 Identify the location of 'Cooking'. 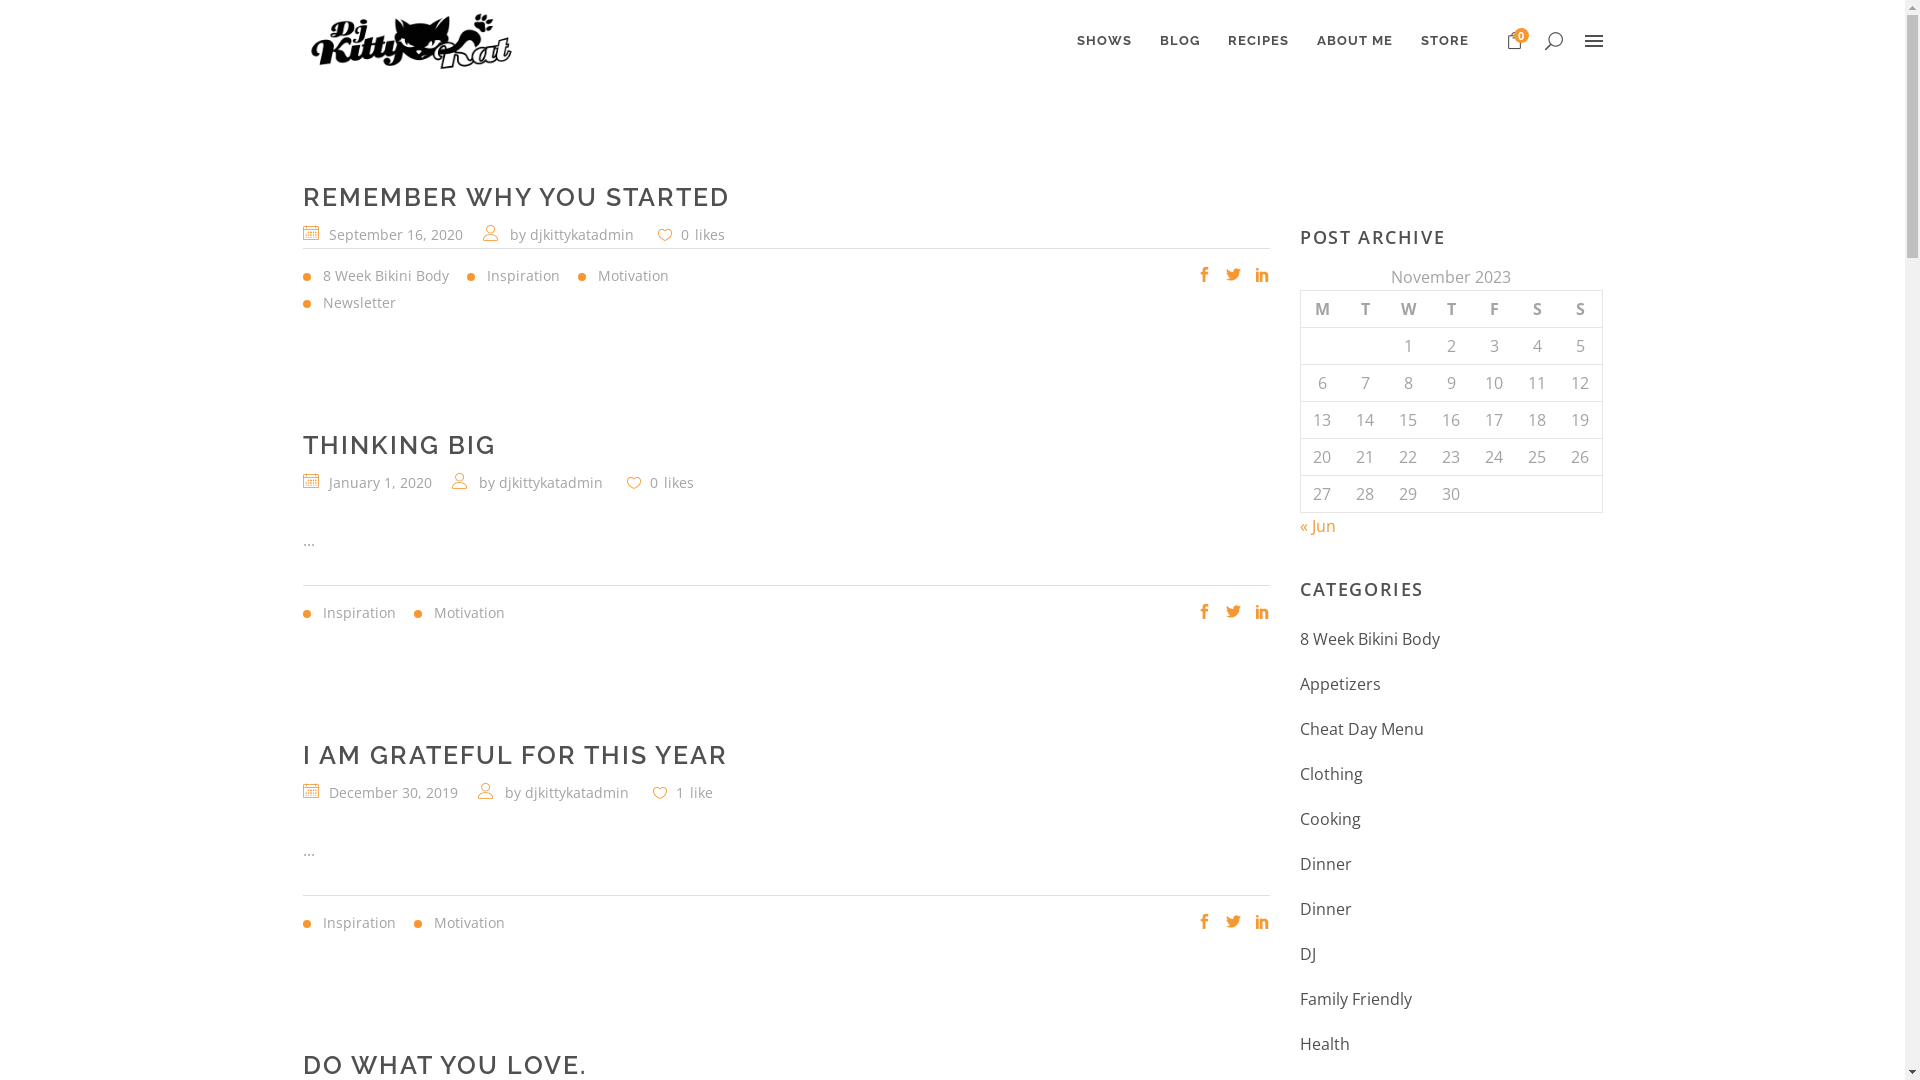
(1330, 819).